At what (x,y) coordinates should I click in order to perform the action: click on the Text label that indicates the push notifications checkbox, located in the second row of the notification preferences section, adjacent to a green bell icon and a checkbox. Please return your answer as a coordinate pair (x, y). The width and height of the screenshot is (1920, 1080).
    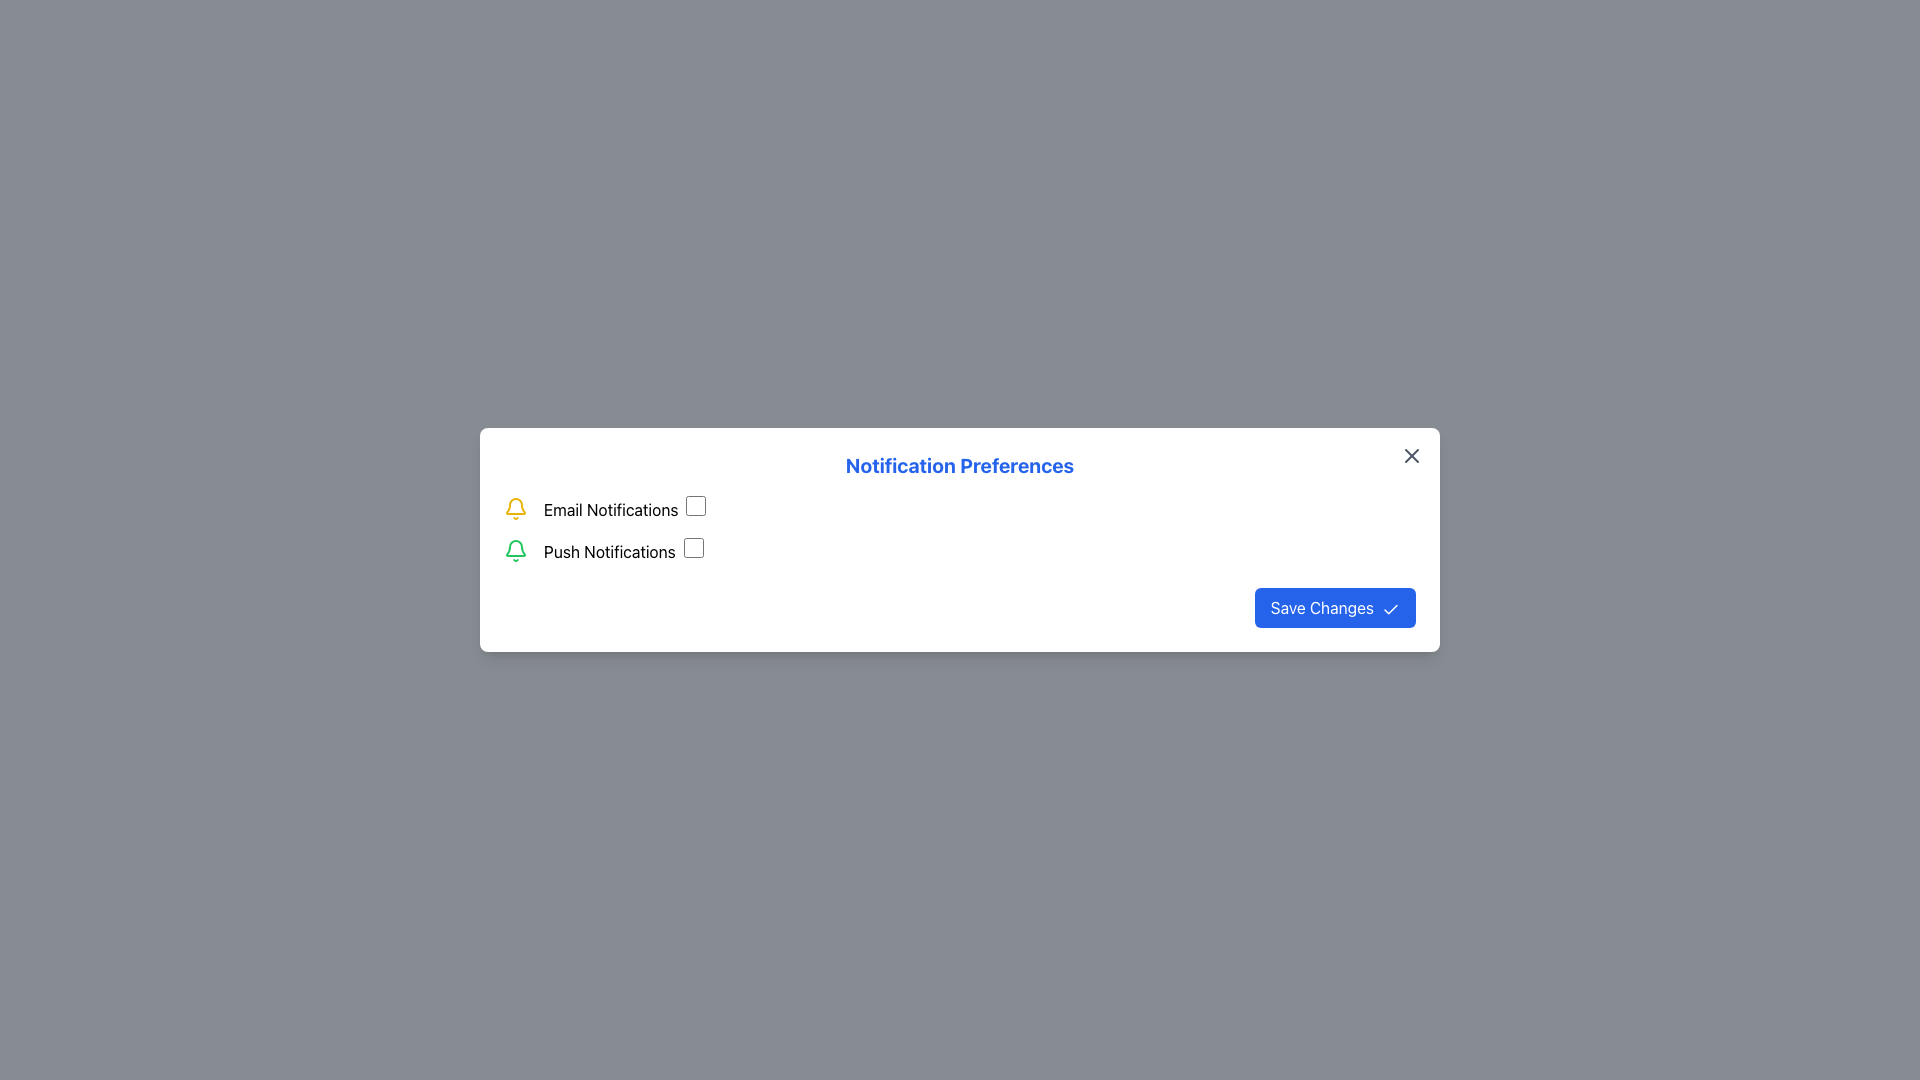
    Looking at the image, I should click on (622, 551).